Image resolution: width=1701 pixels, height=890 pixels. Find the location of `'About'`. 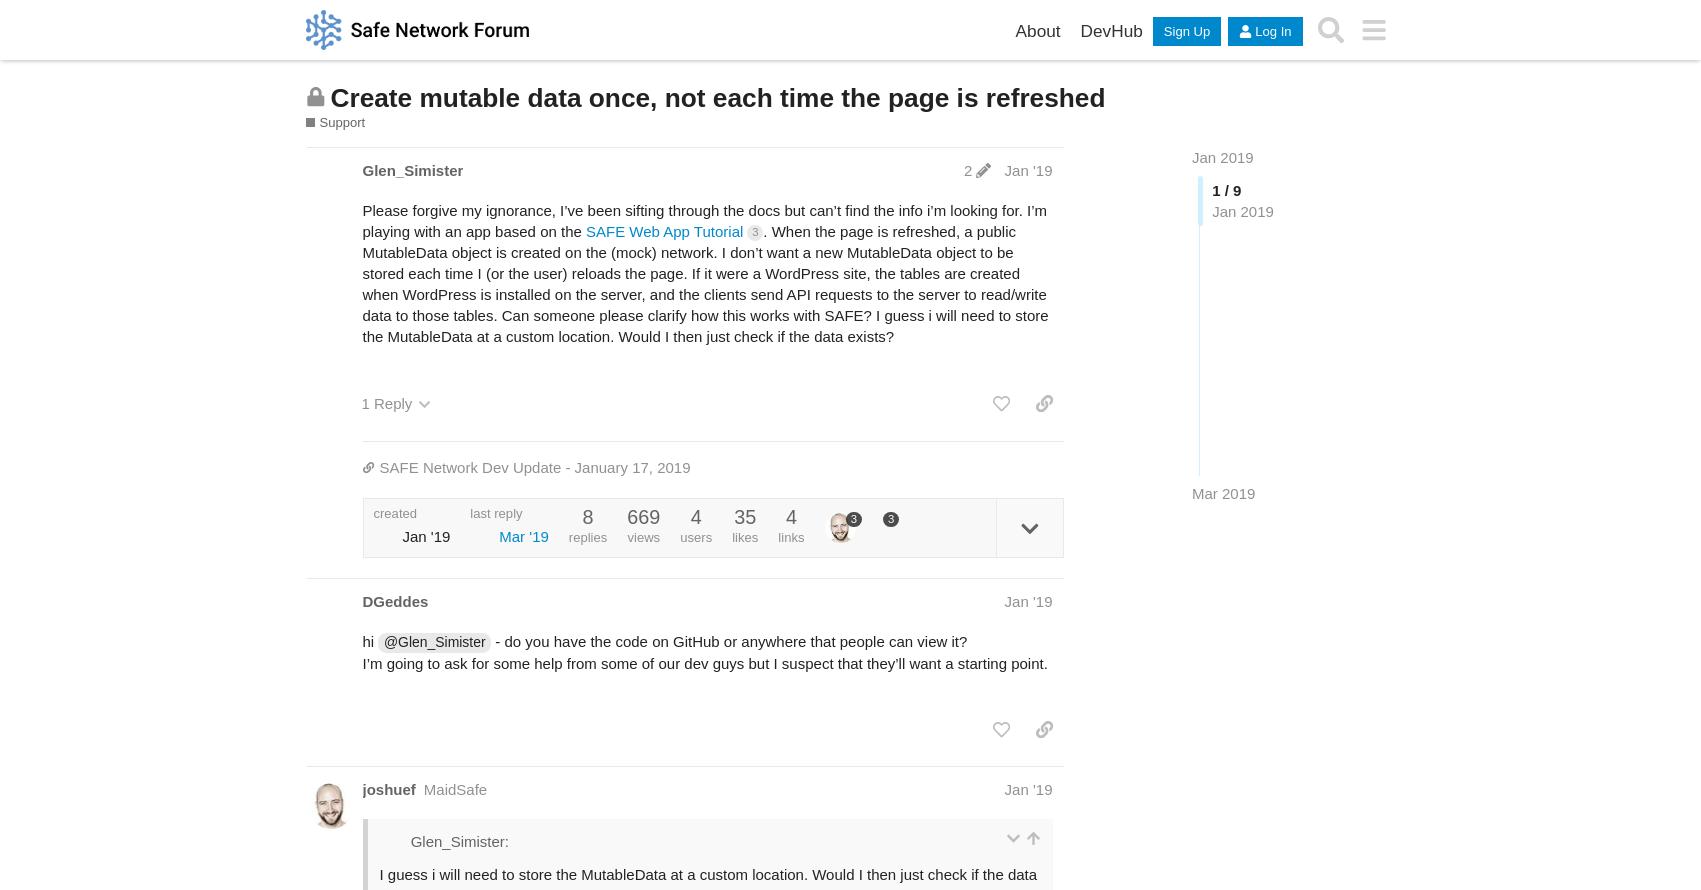

'About' is located at coordinates (1014, 30).